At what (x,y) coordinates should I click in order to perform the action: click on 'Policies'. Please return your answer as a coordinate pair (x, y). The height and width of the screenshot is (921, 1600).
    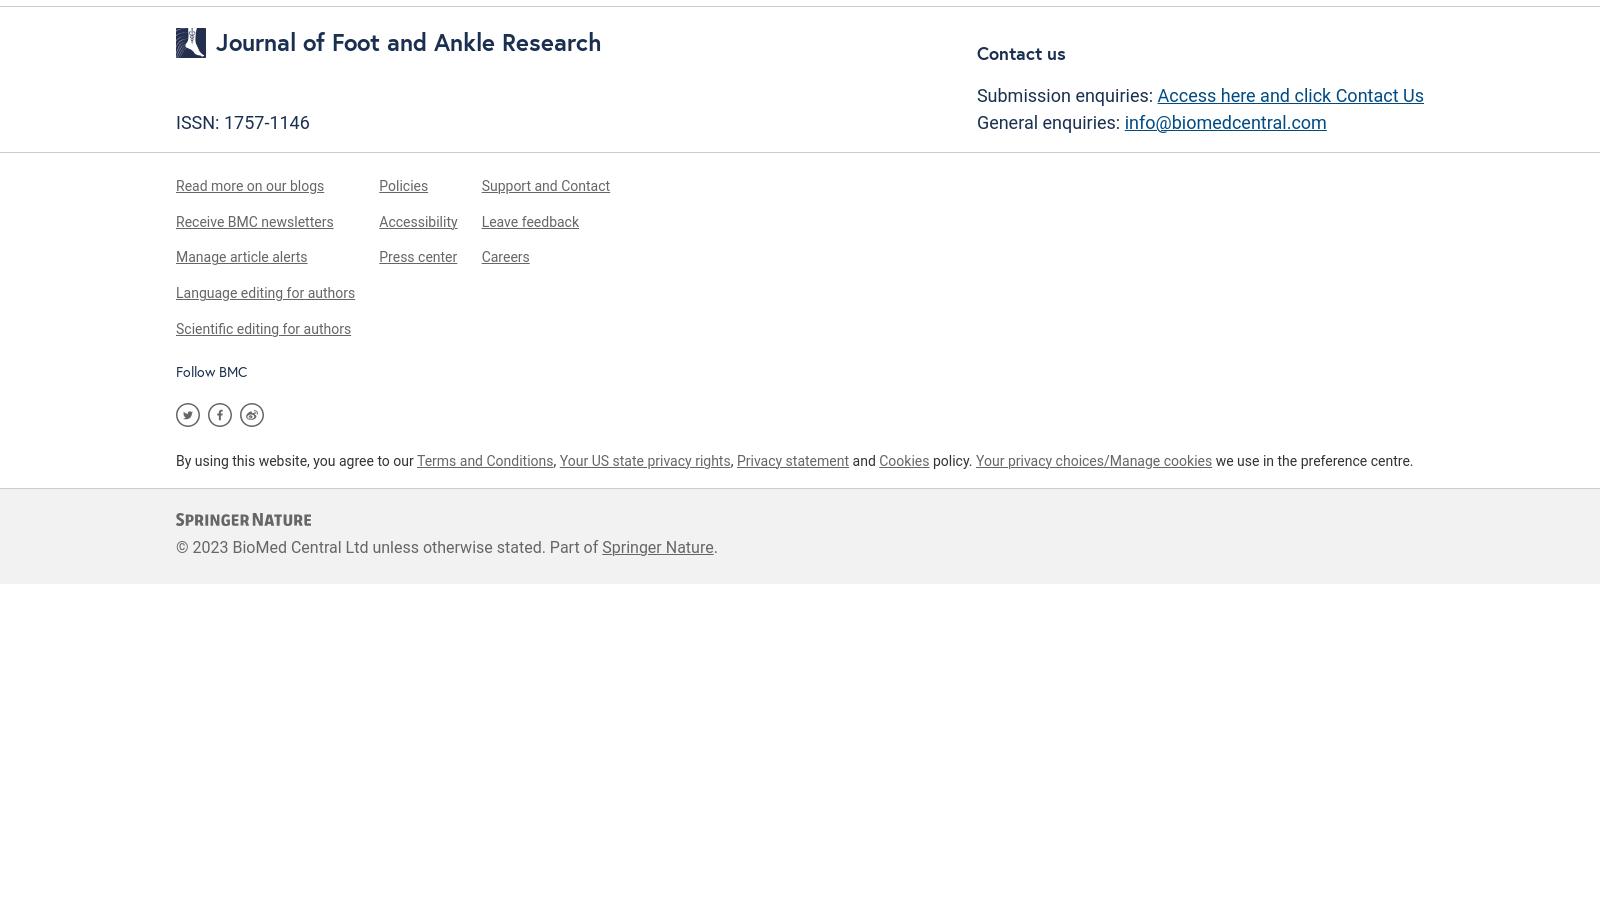
    Looking at the image, I should click on (402, 185).